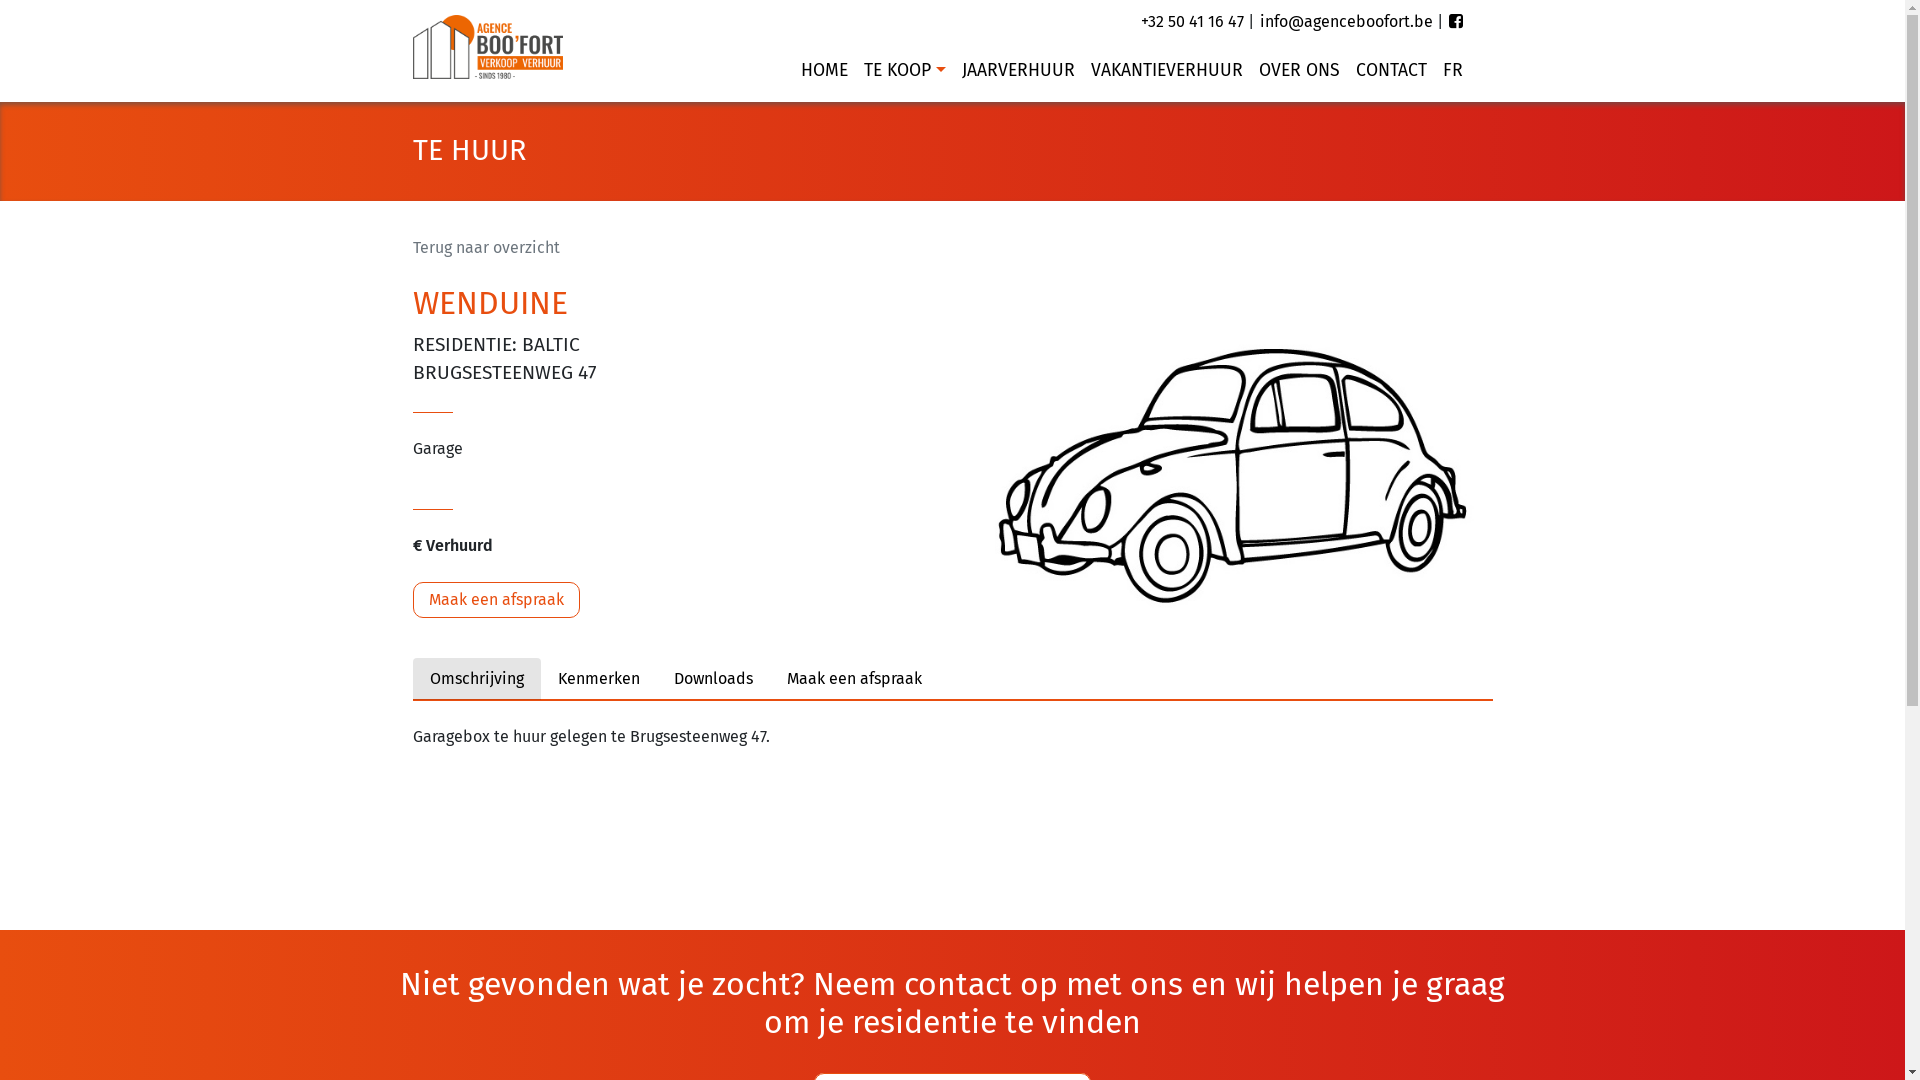 The height and width of the screenshot is (1080, 1920). I want to click on 'TE KOOP', so click(903, 69).